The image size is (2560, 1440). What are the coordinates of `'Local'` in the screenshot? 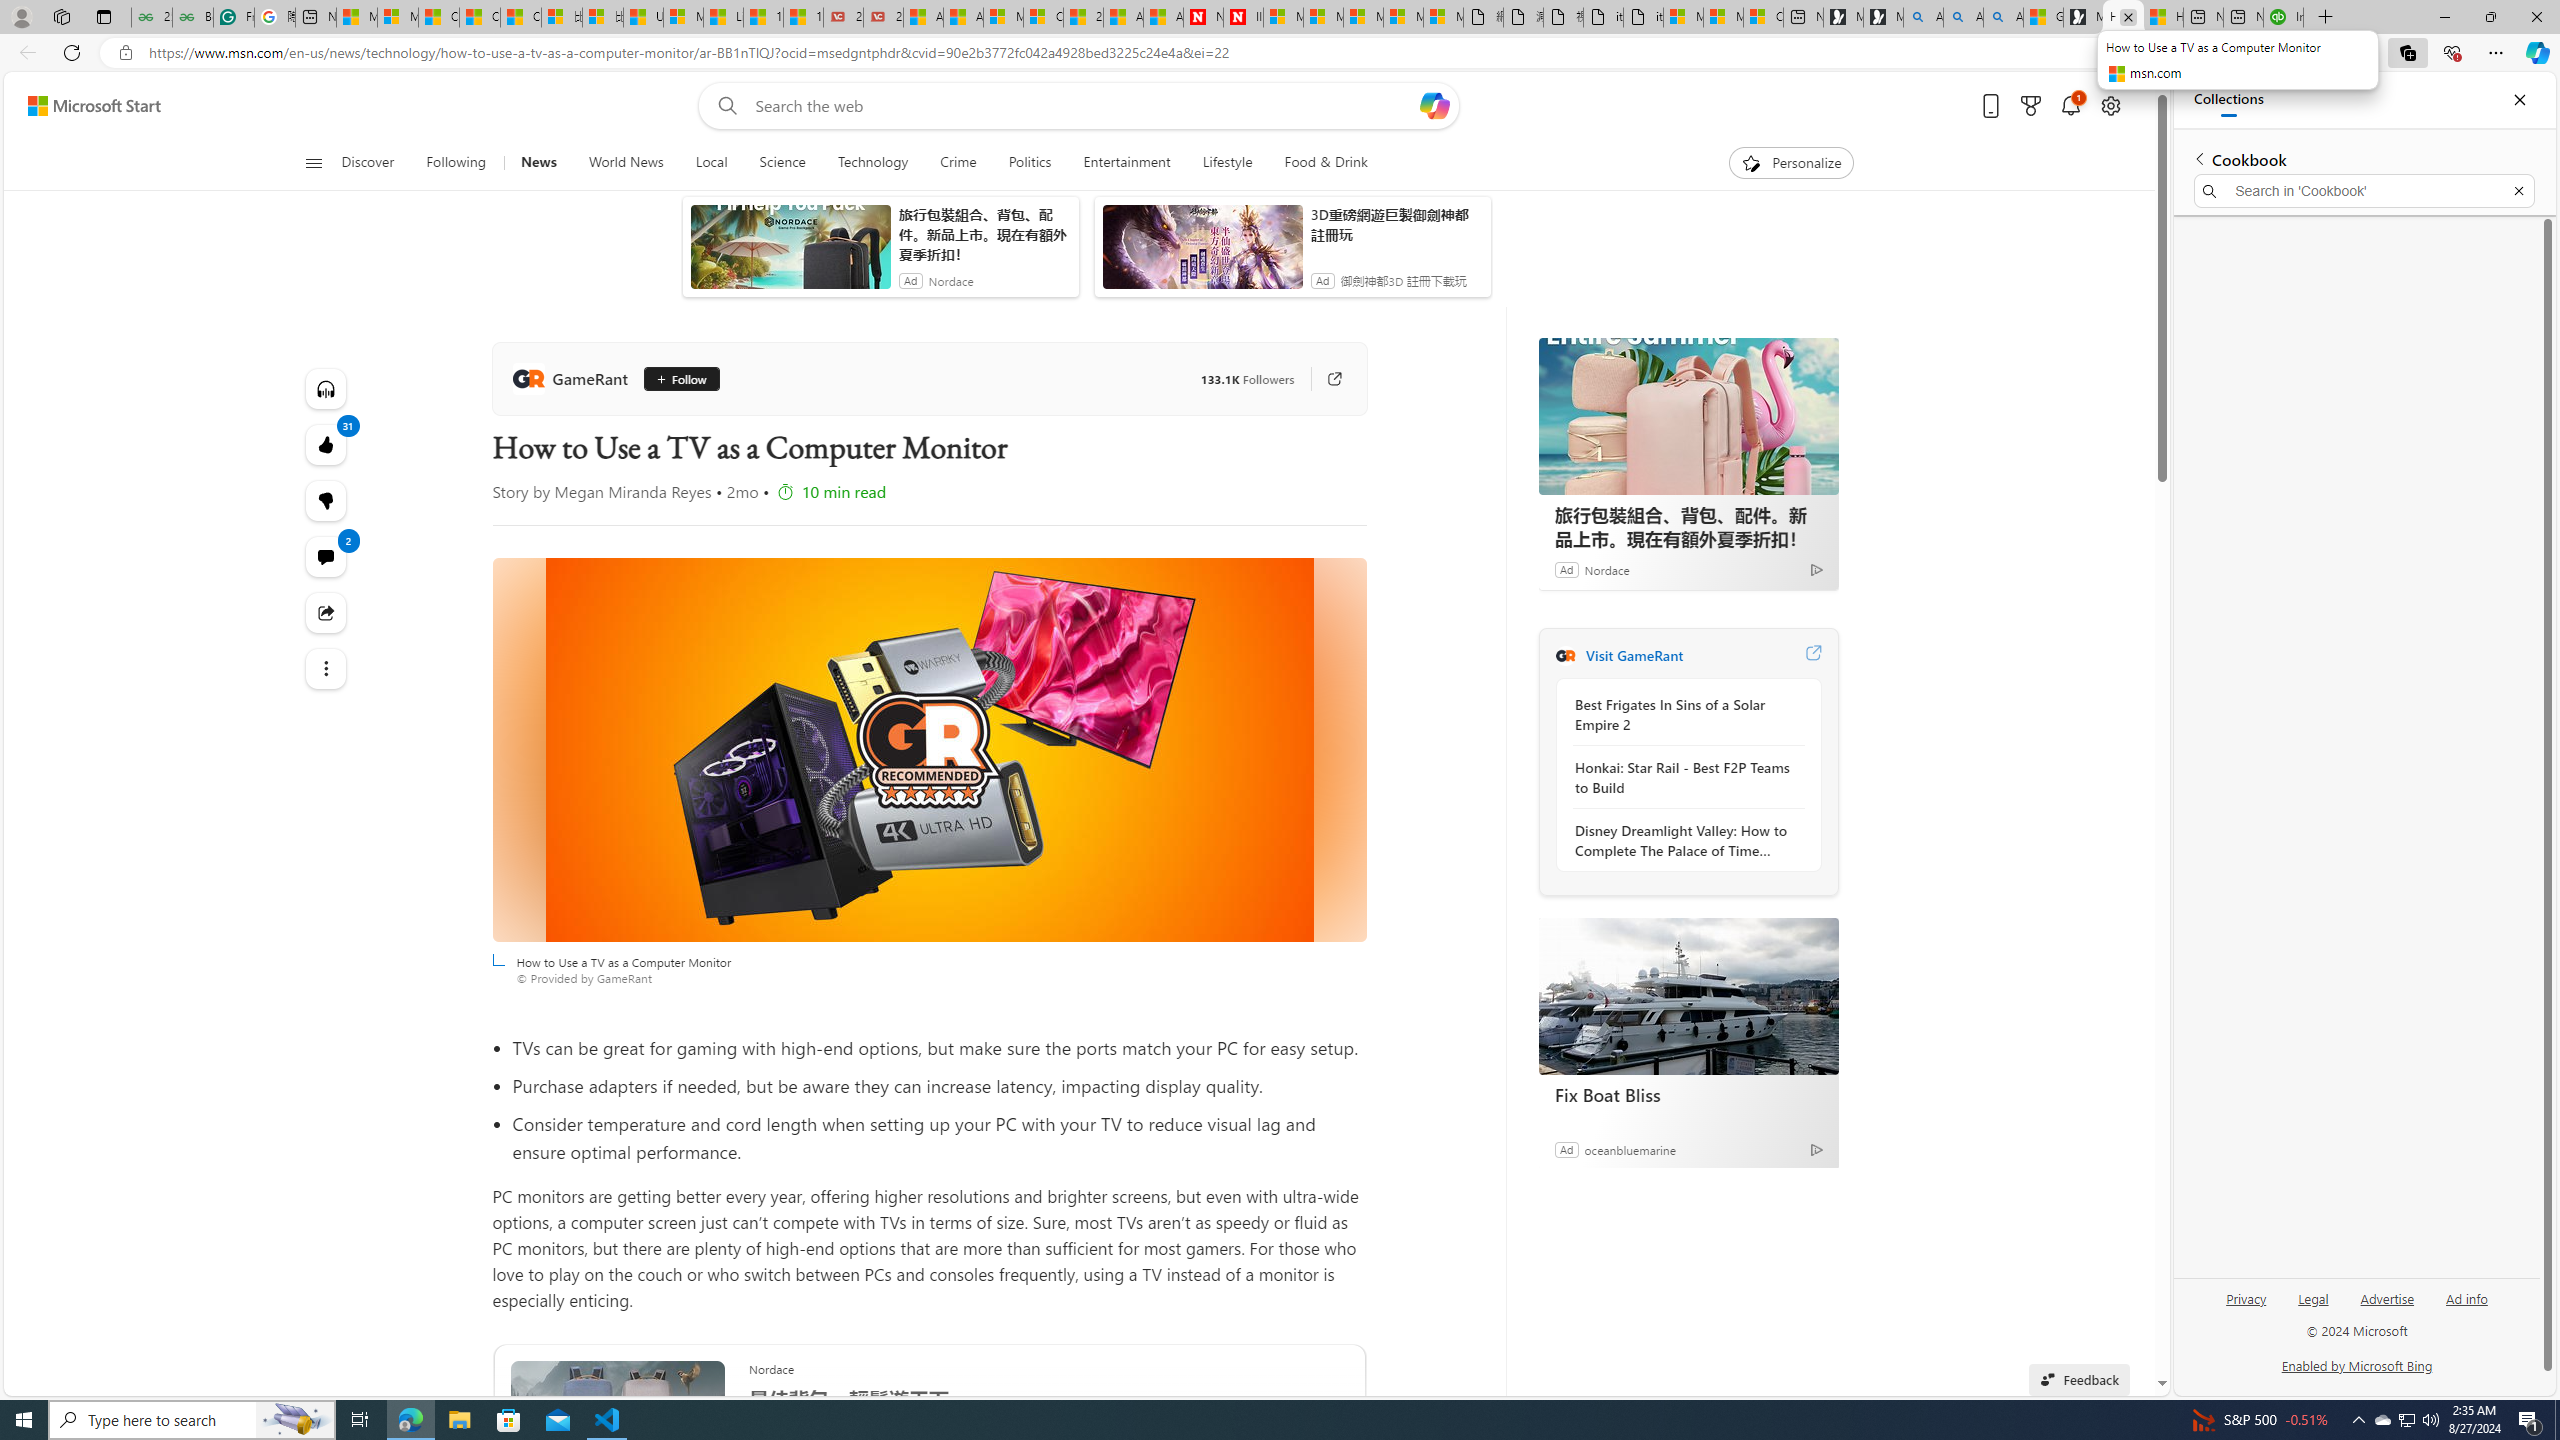 It's located at (710, 162).